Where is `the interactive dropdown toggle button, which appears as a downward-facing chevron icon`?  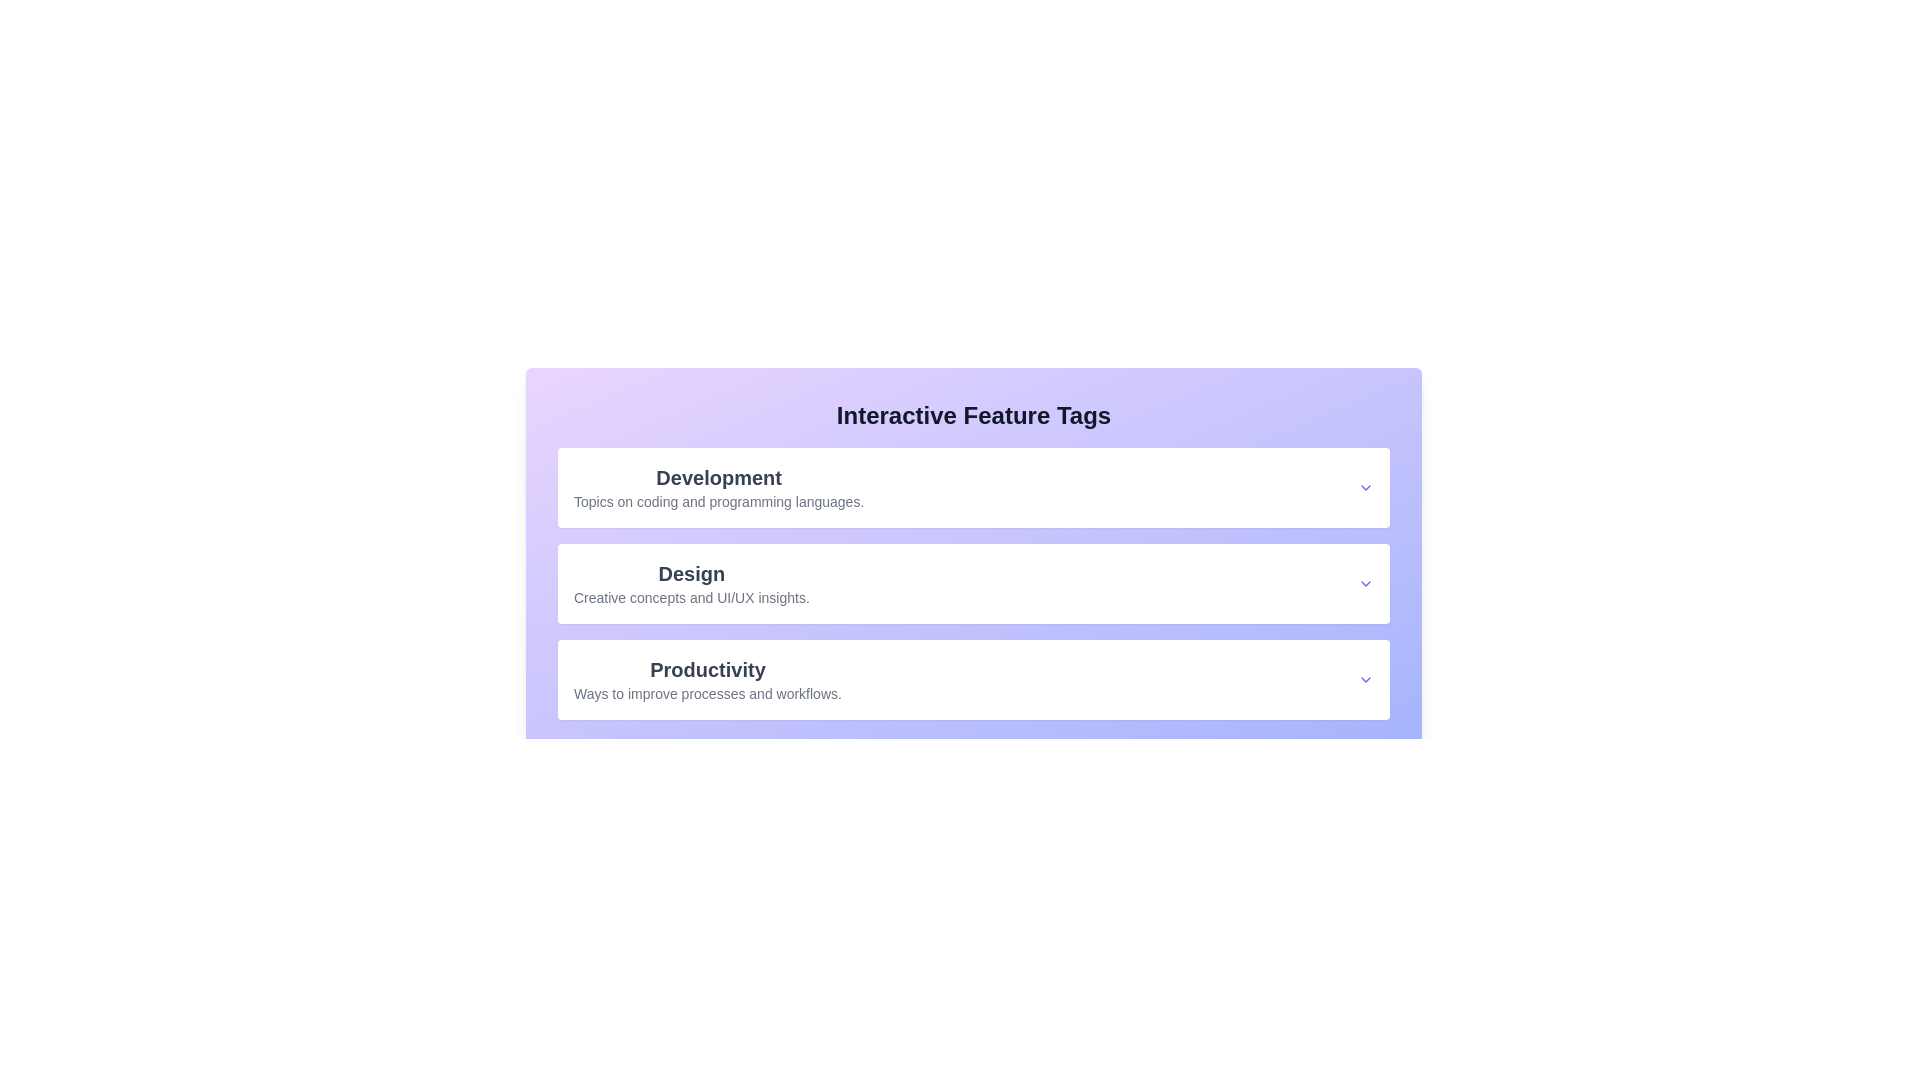
the interactive dropdown toggle button, which appears as a downward-facing chevron icon is located at coordinates (1365, 488).